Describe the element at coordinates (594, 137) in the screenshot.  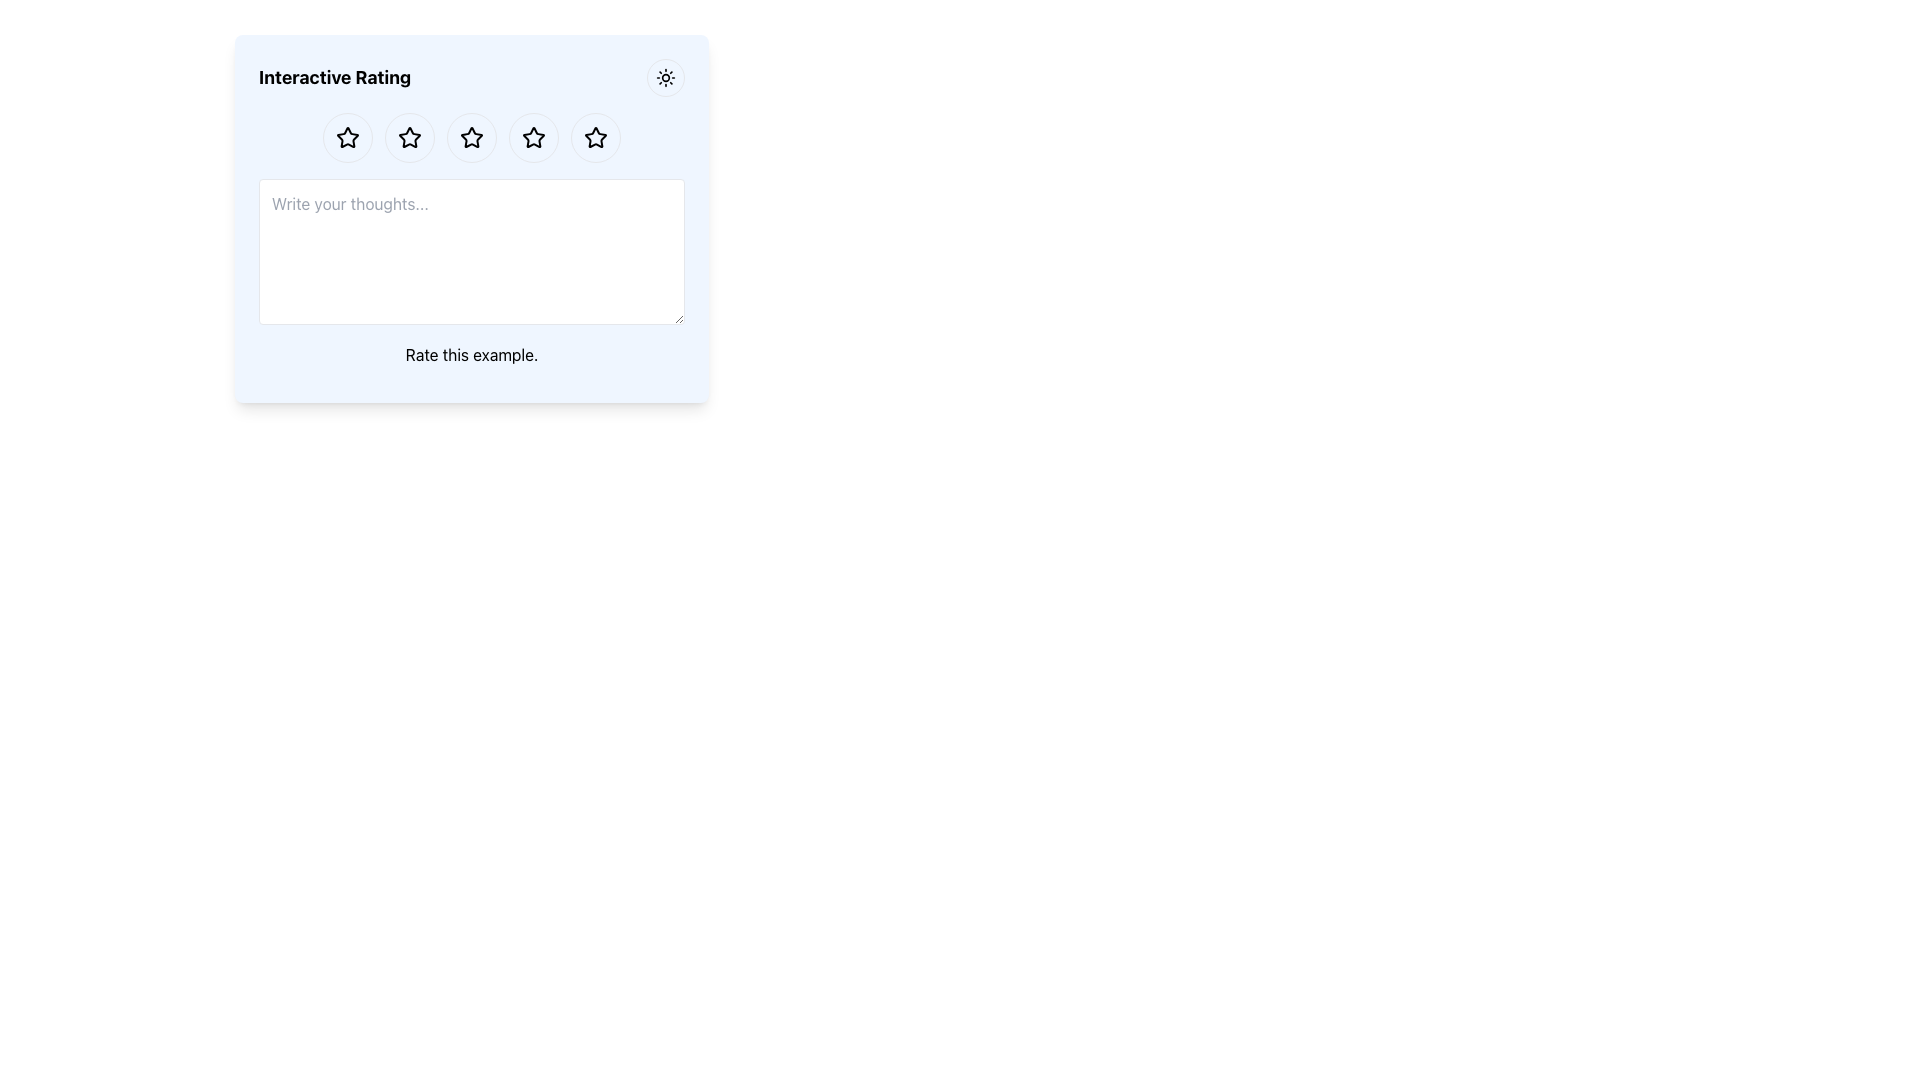
I see `the fifth star-shaped rating icon at the rightmost end of the row to rate it` at that location.